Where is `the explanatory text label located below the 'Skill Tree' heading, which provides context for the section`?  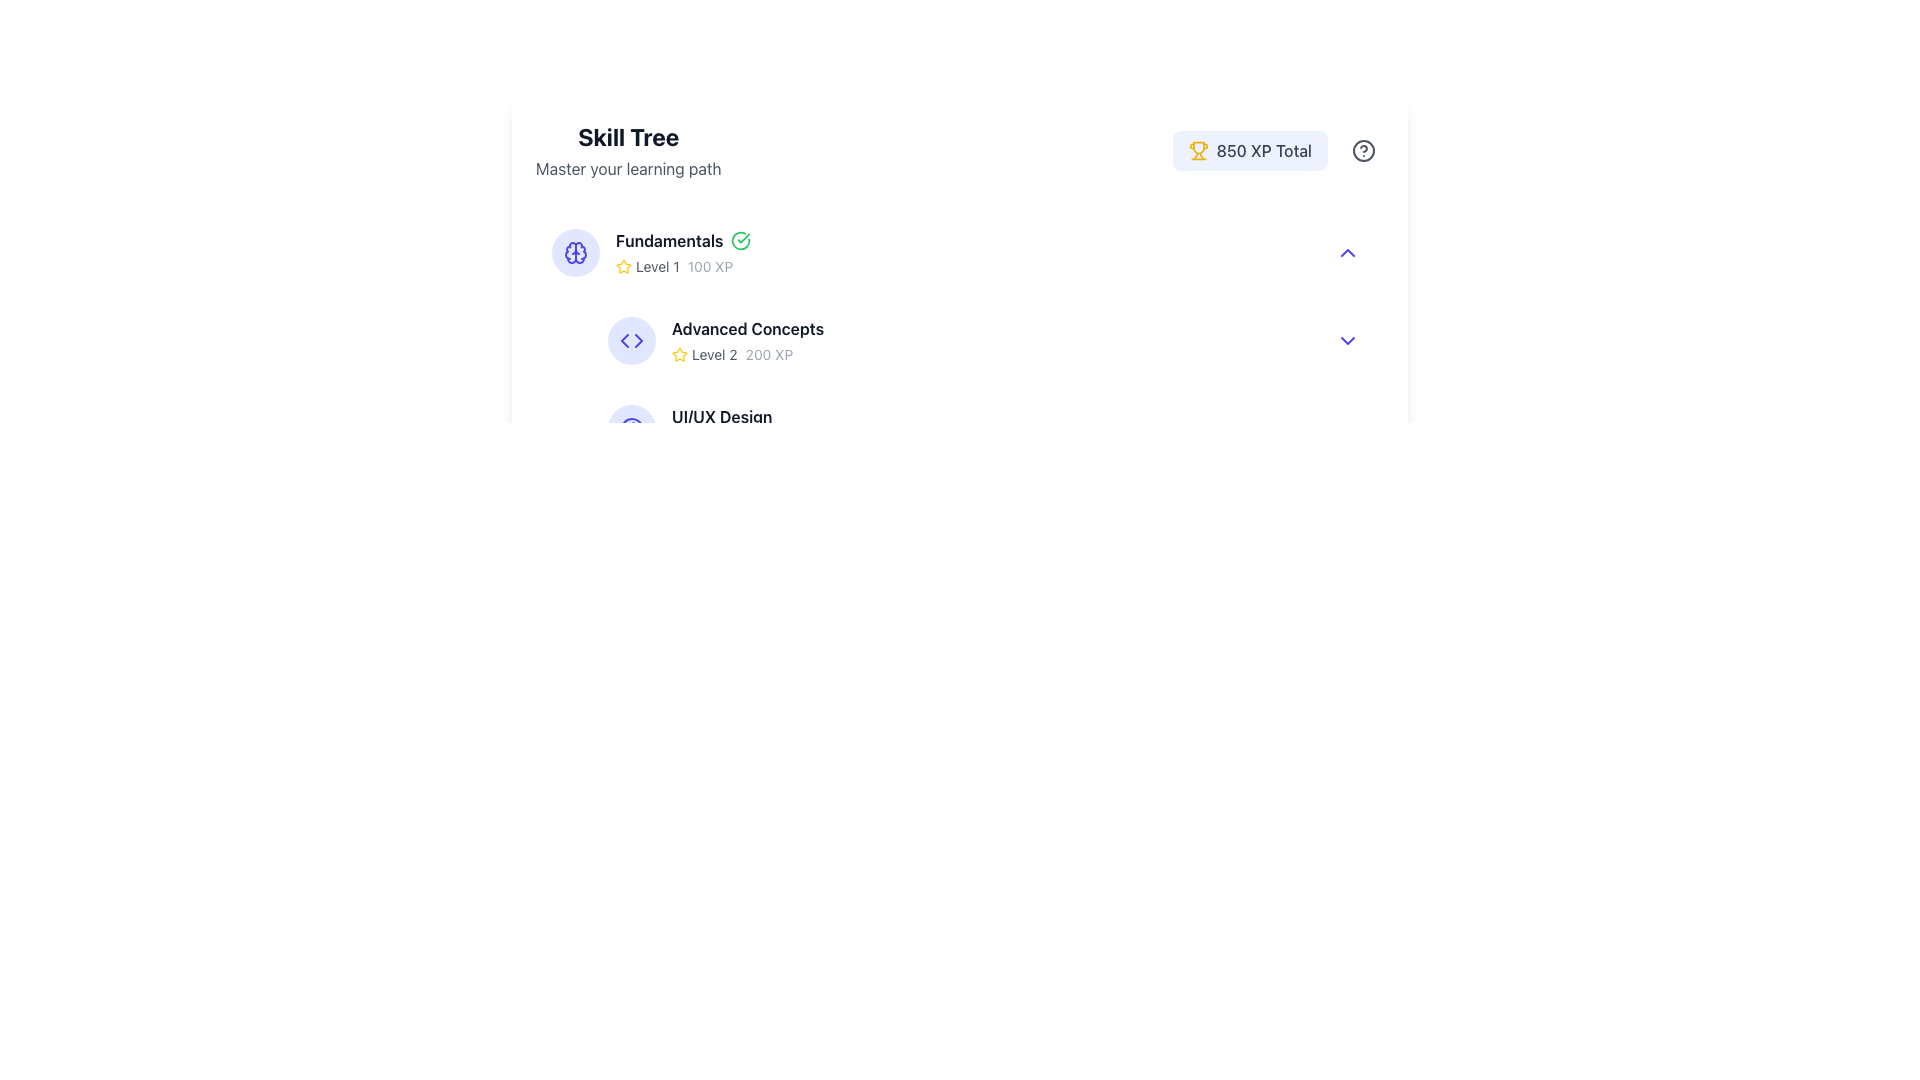 the explanatory text label located below the 'Skill Tree' heading, which provides context for the section is located at coordinates (627, 168).